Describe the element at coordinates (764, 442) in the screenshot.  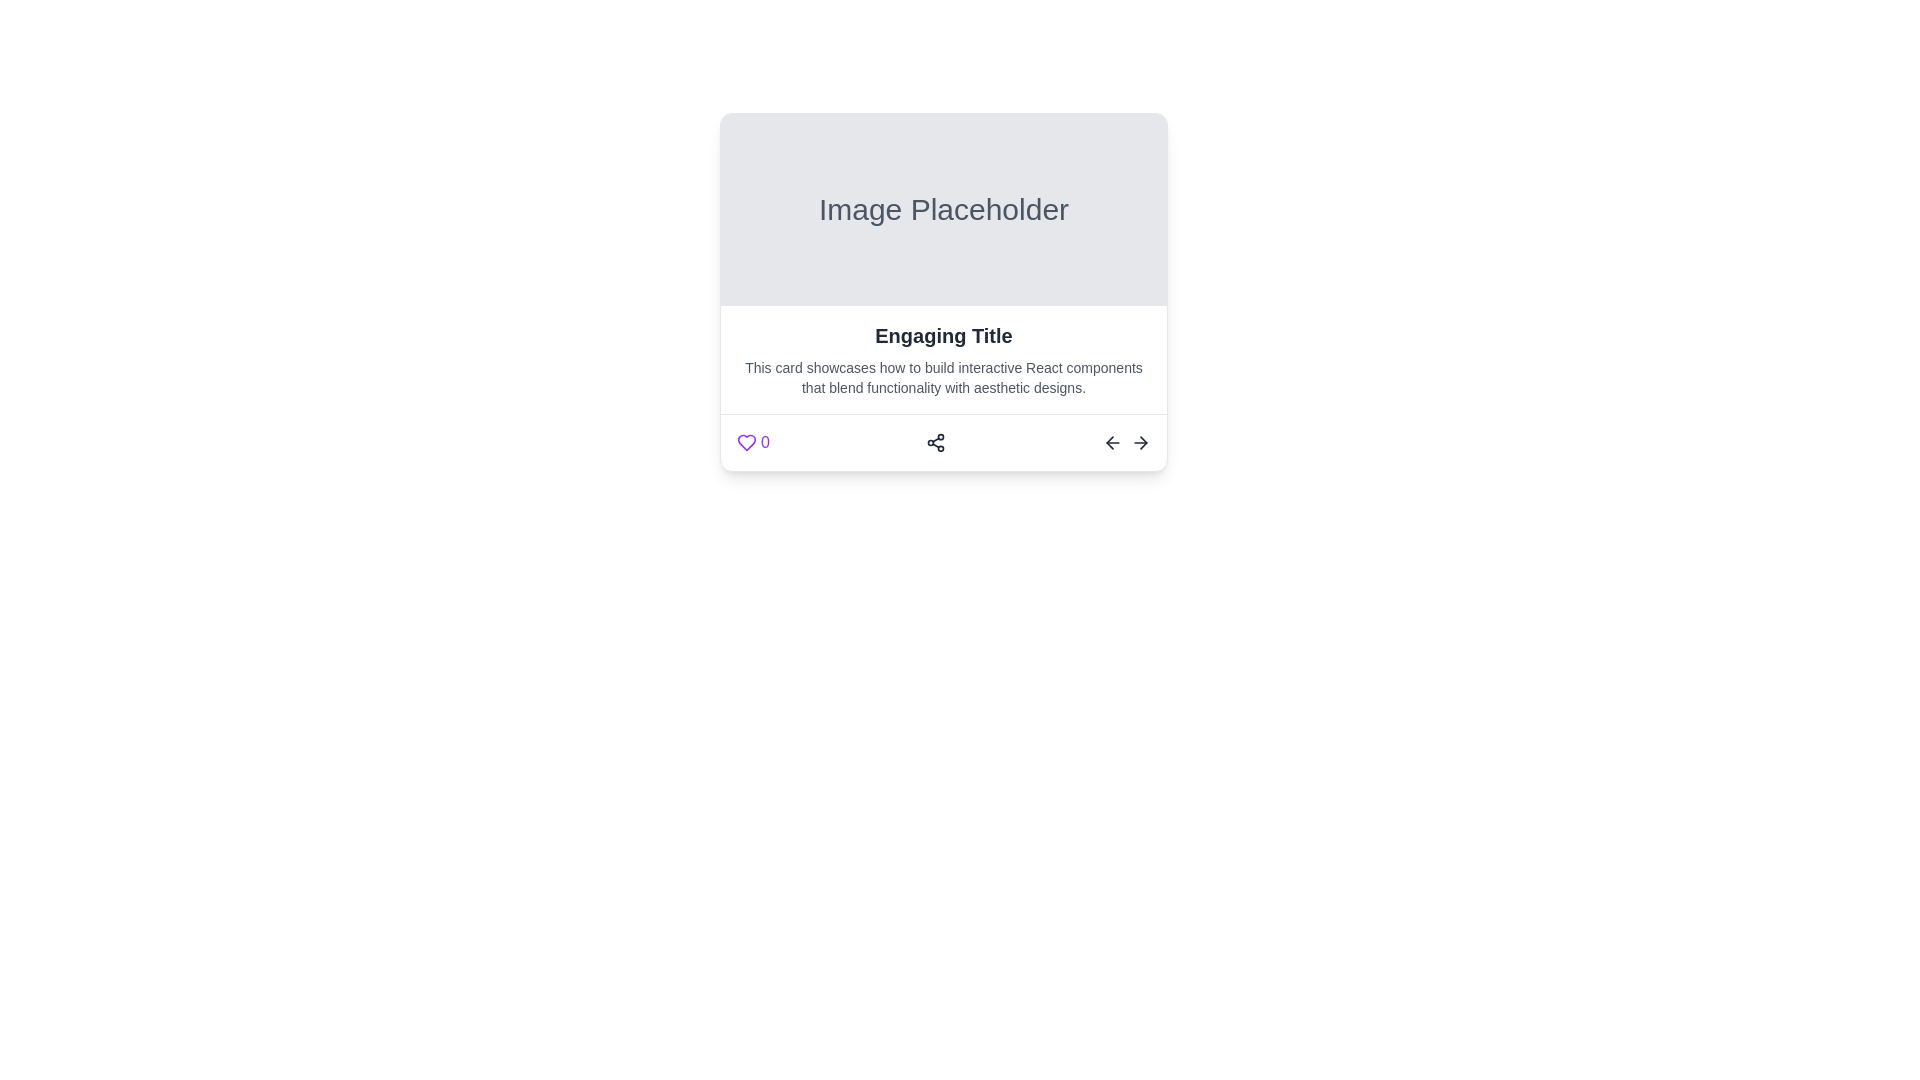
I see `the static text element representing the numerical counter for likes or favorites, located in the bottom-left corner of the card layout, next to the heart icon` at that location.